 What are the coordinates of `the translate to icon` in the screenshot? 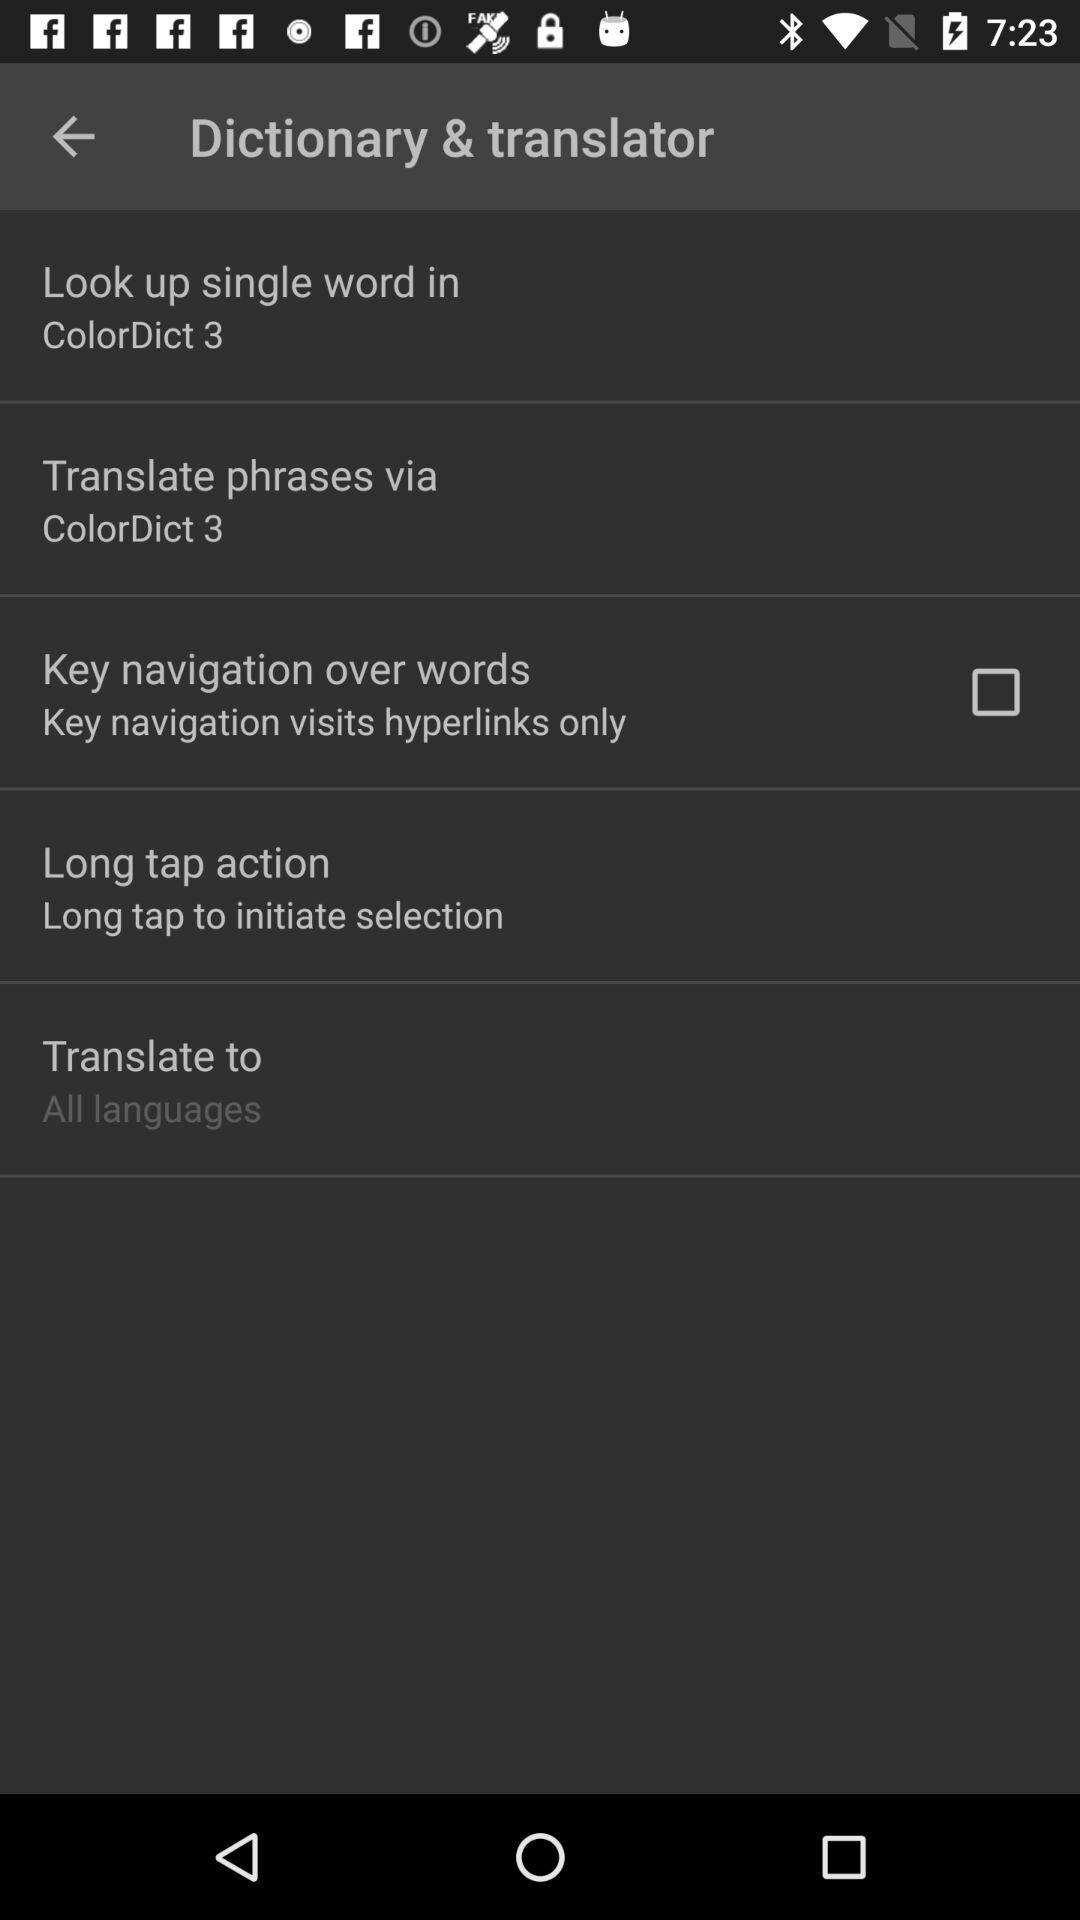 It's located at (151, 1053).